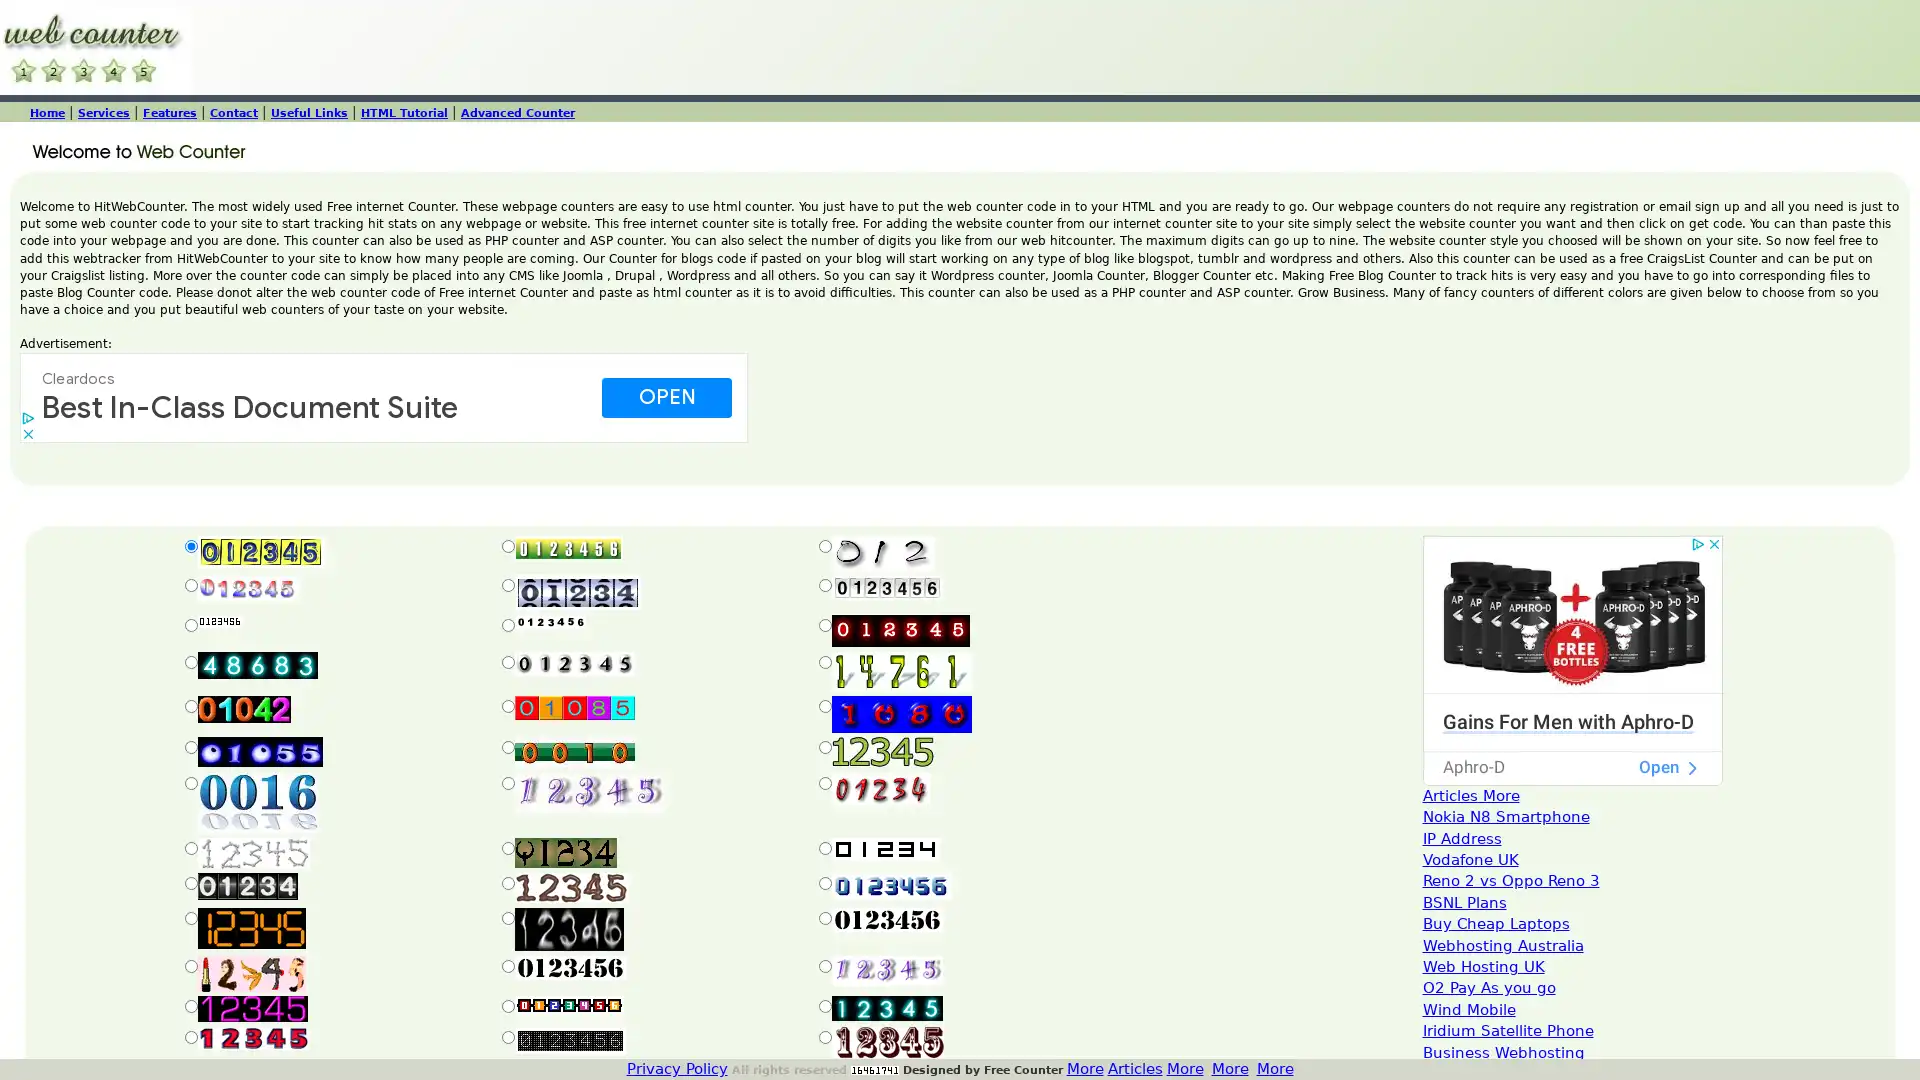 Image resolution: width=1920 pixels, height=1080 pixels. What do you see at coordinates (588, 790) in the screenshot?
I see `Submit` at bounding box center [588, 790].